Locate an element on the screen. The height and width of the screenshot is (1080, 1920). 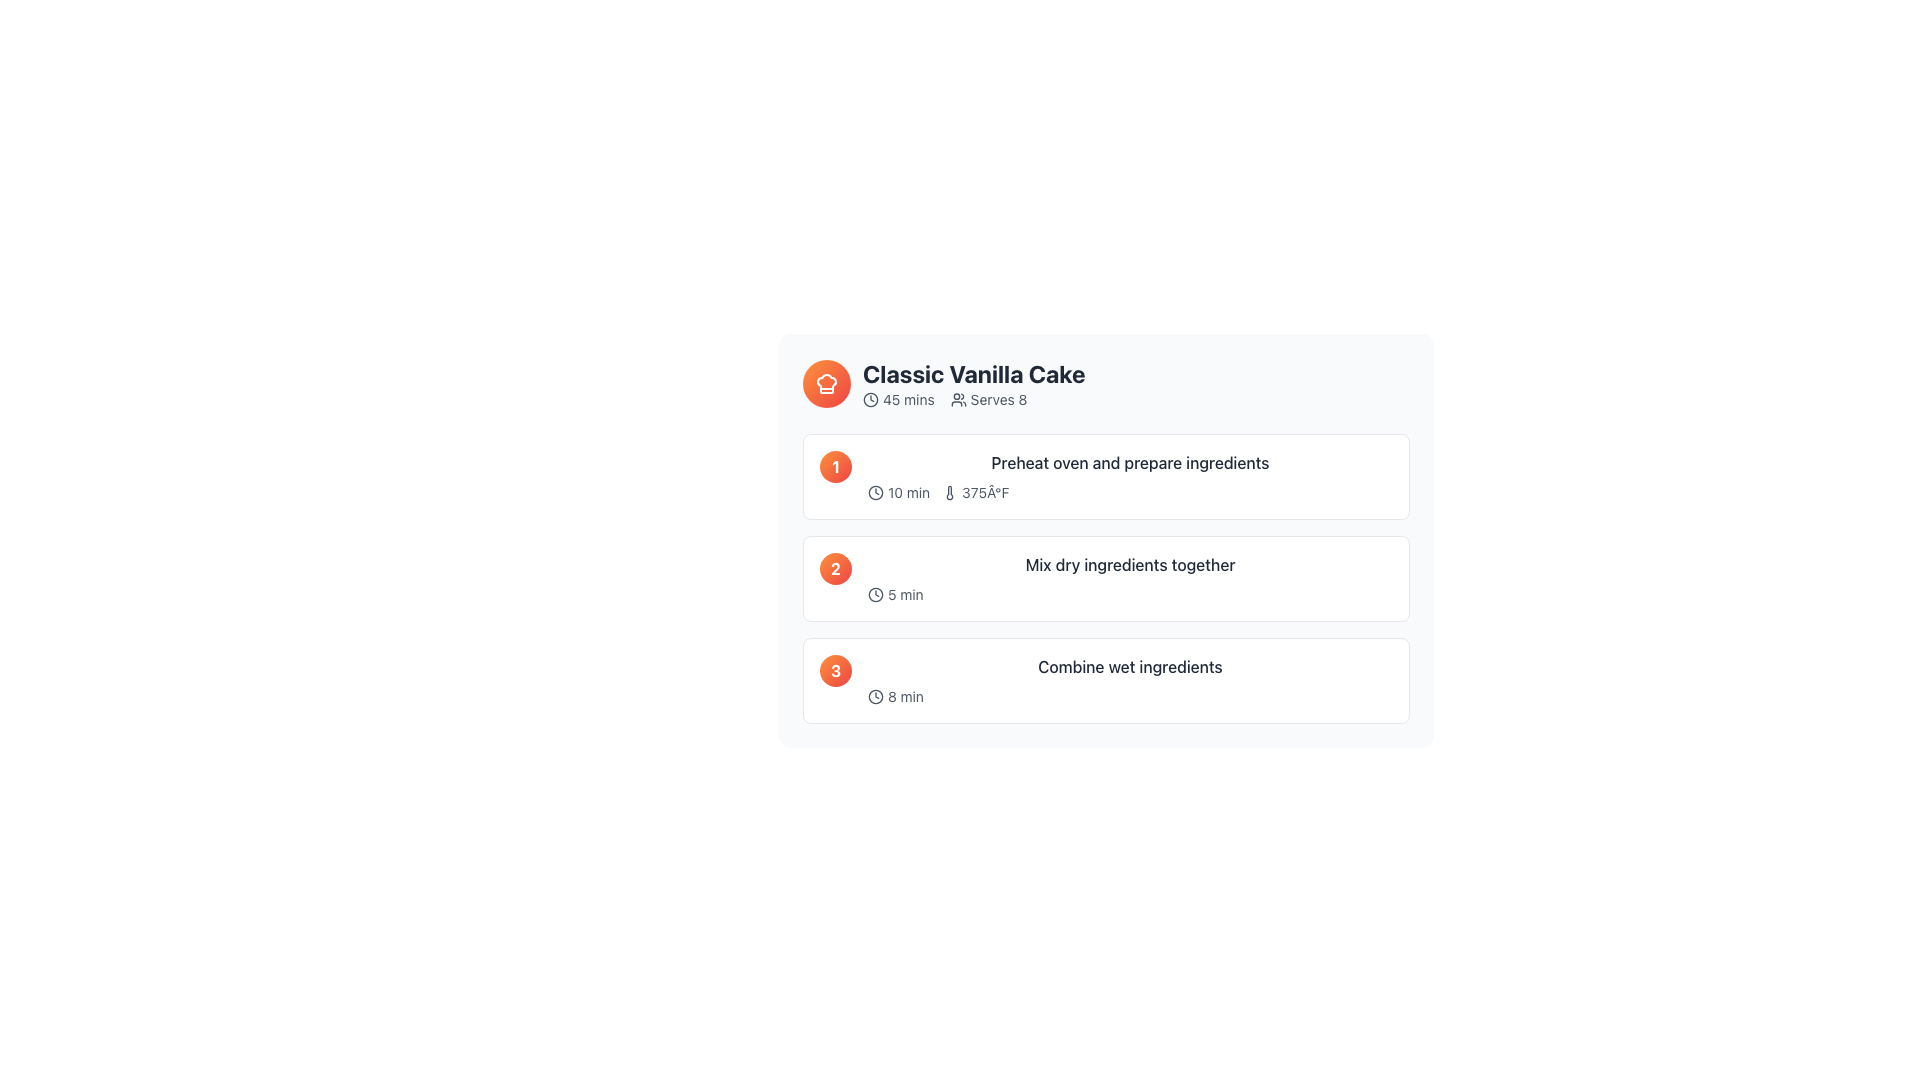
the informational text block that contains the instruction 'Combine wet ingredients' and the time detail '8 min', located in the third step of the recipe list is located at coordinates (1130, 680).